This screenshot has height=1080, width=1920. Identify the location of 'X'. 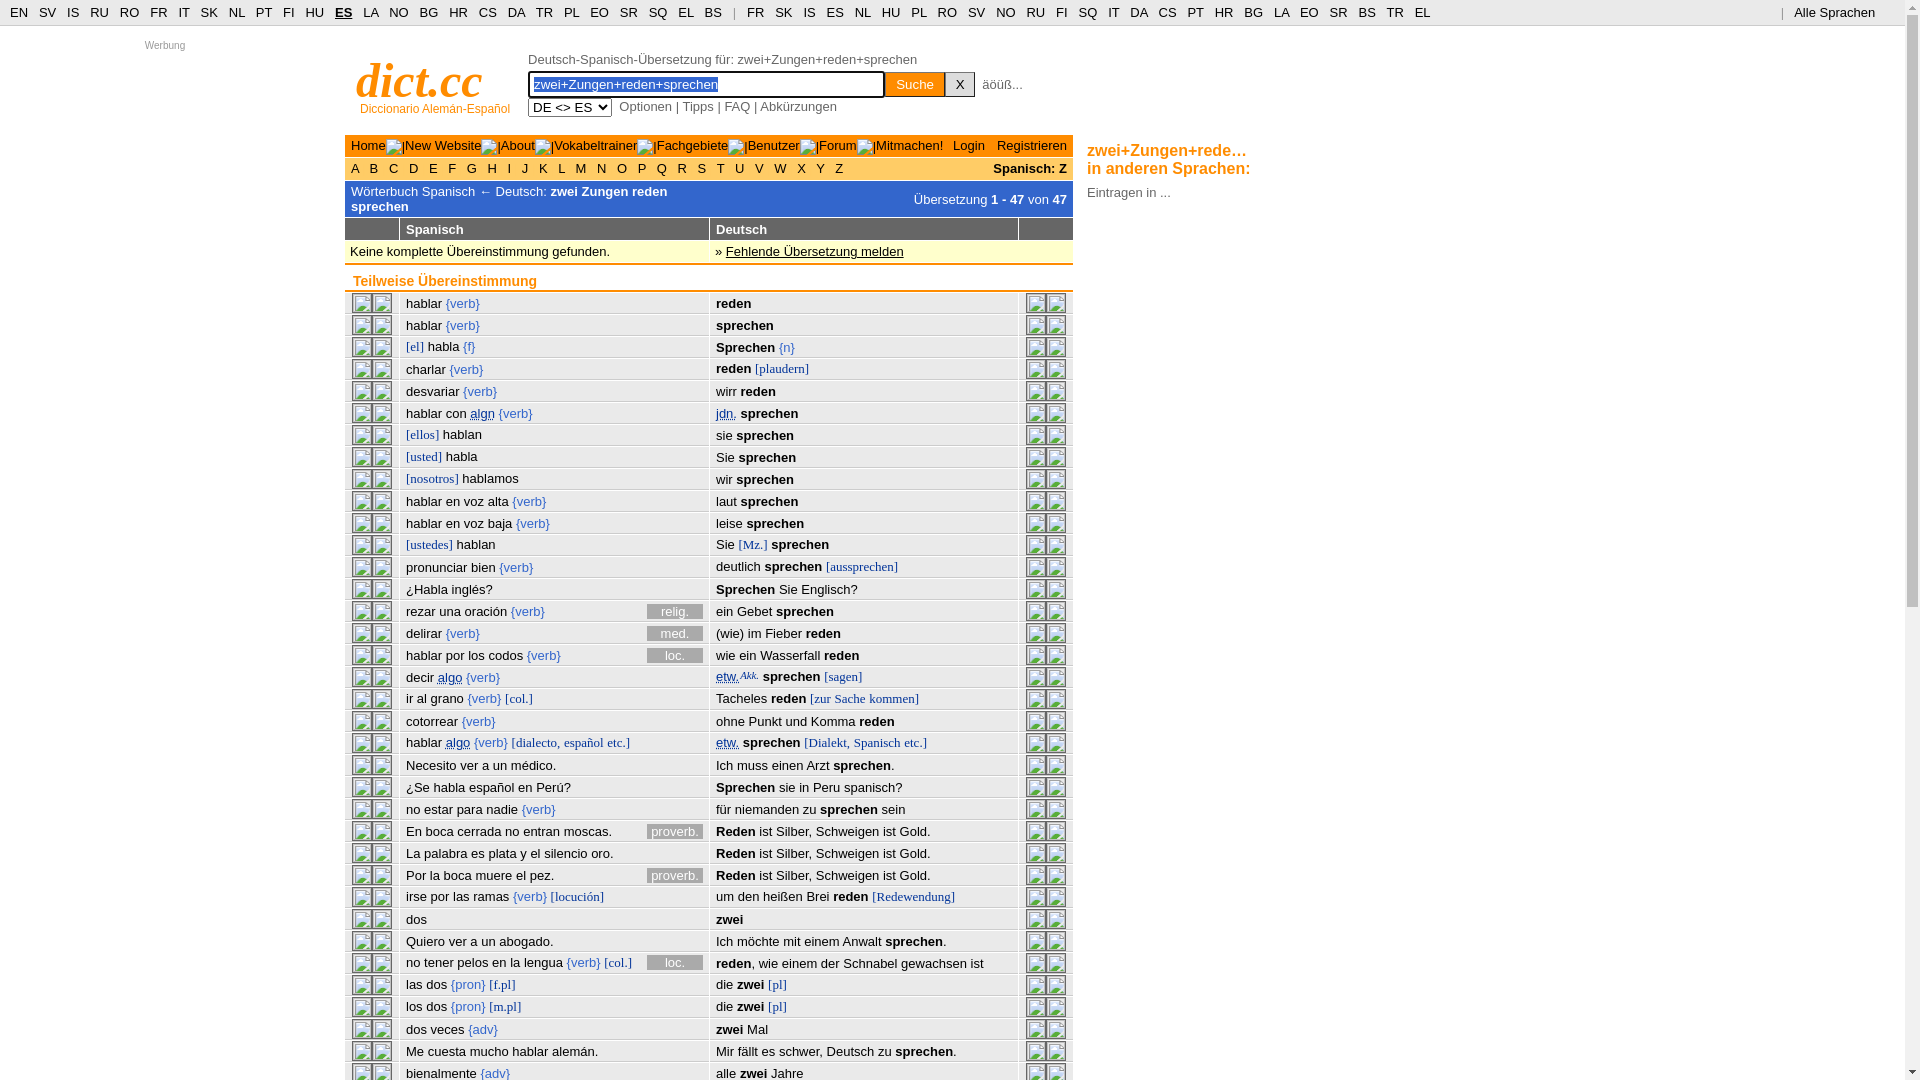
(801, 167).